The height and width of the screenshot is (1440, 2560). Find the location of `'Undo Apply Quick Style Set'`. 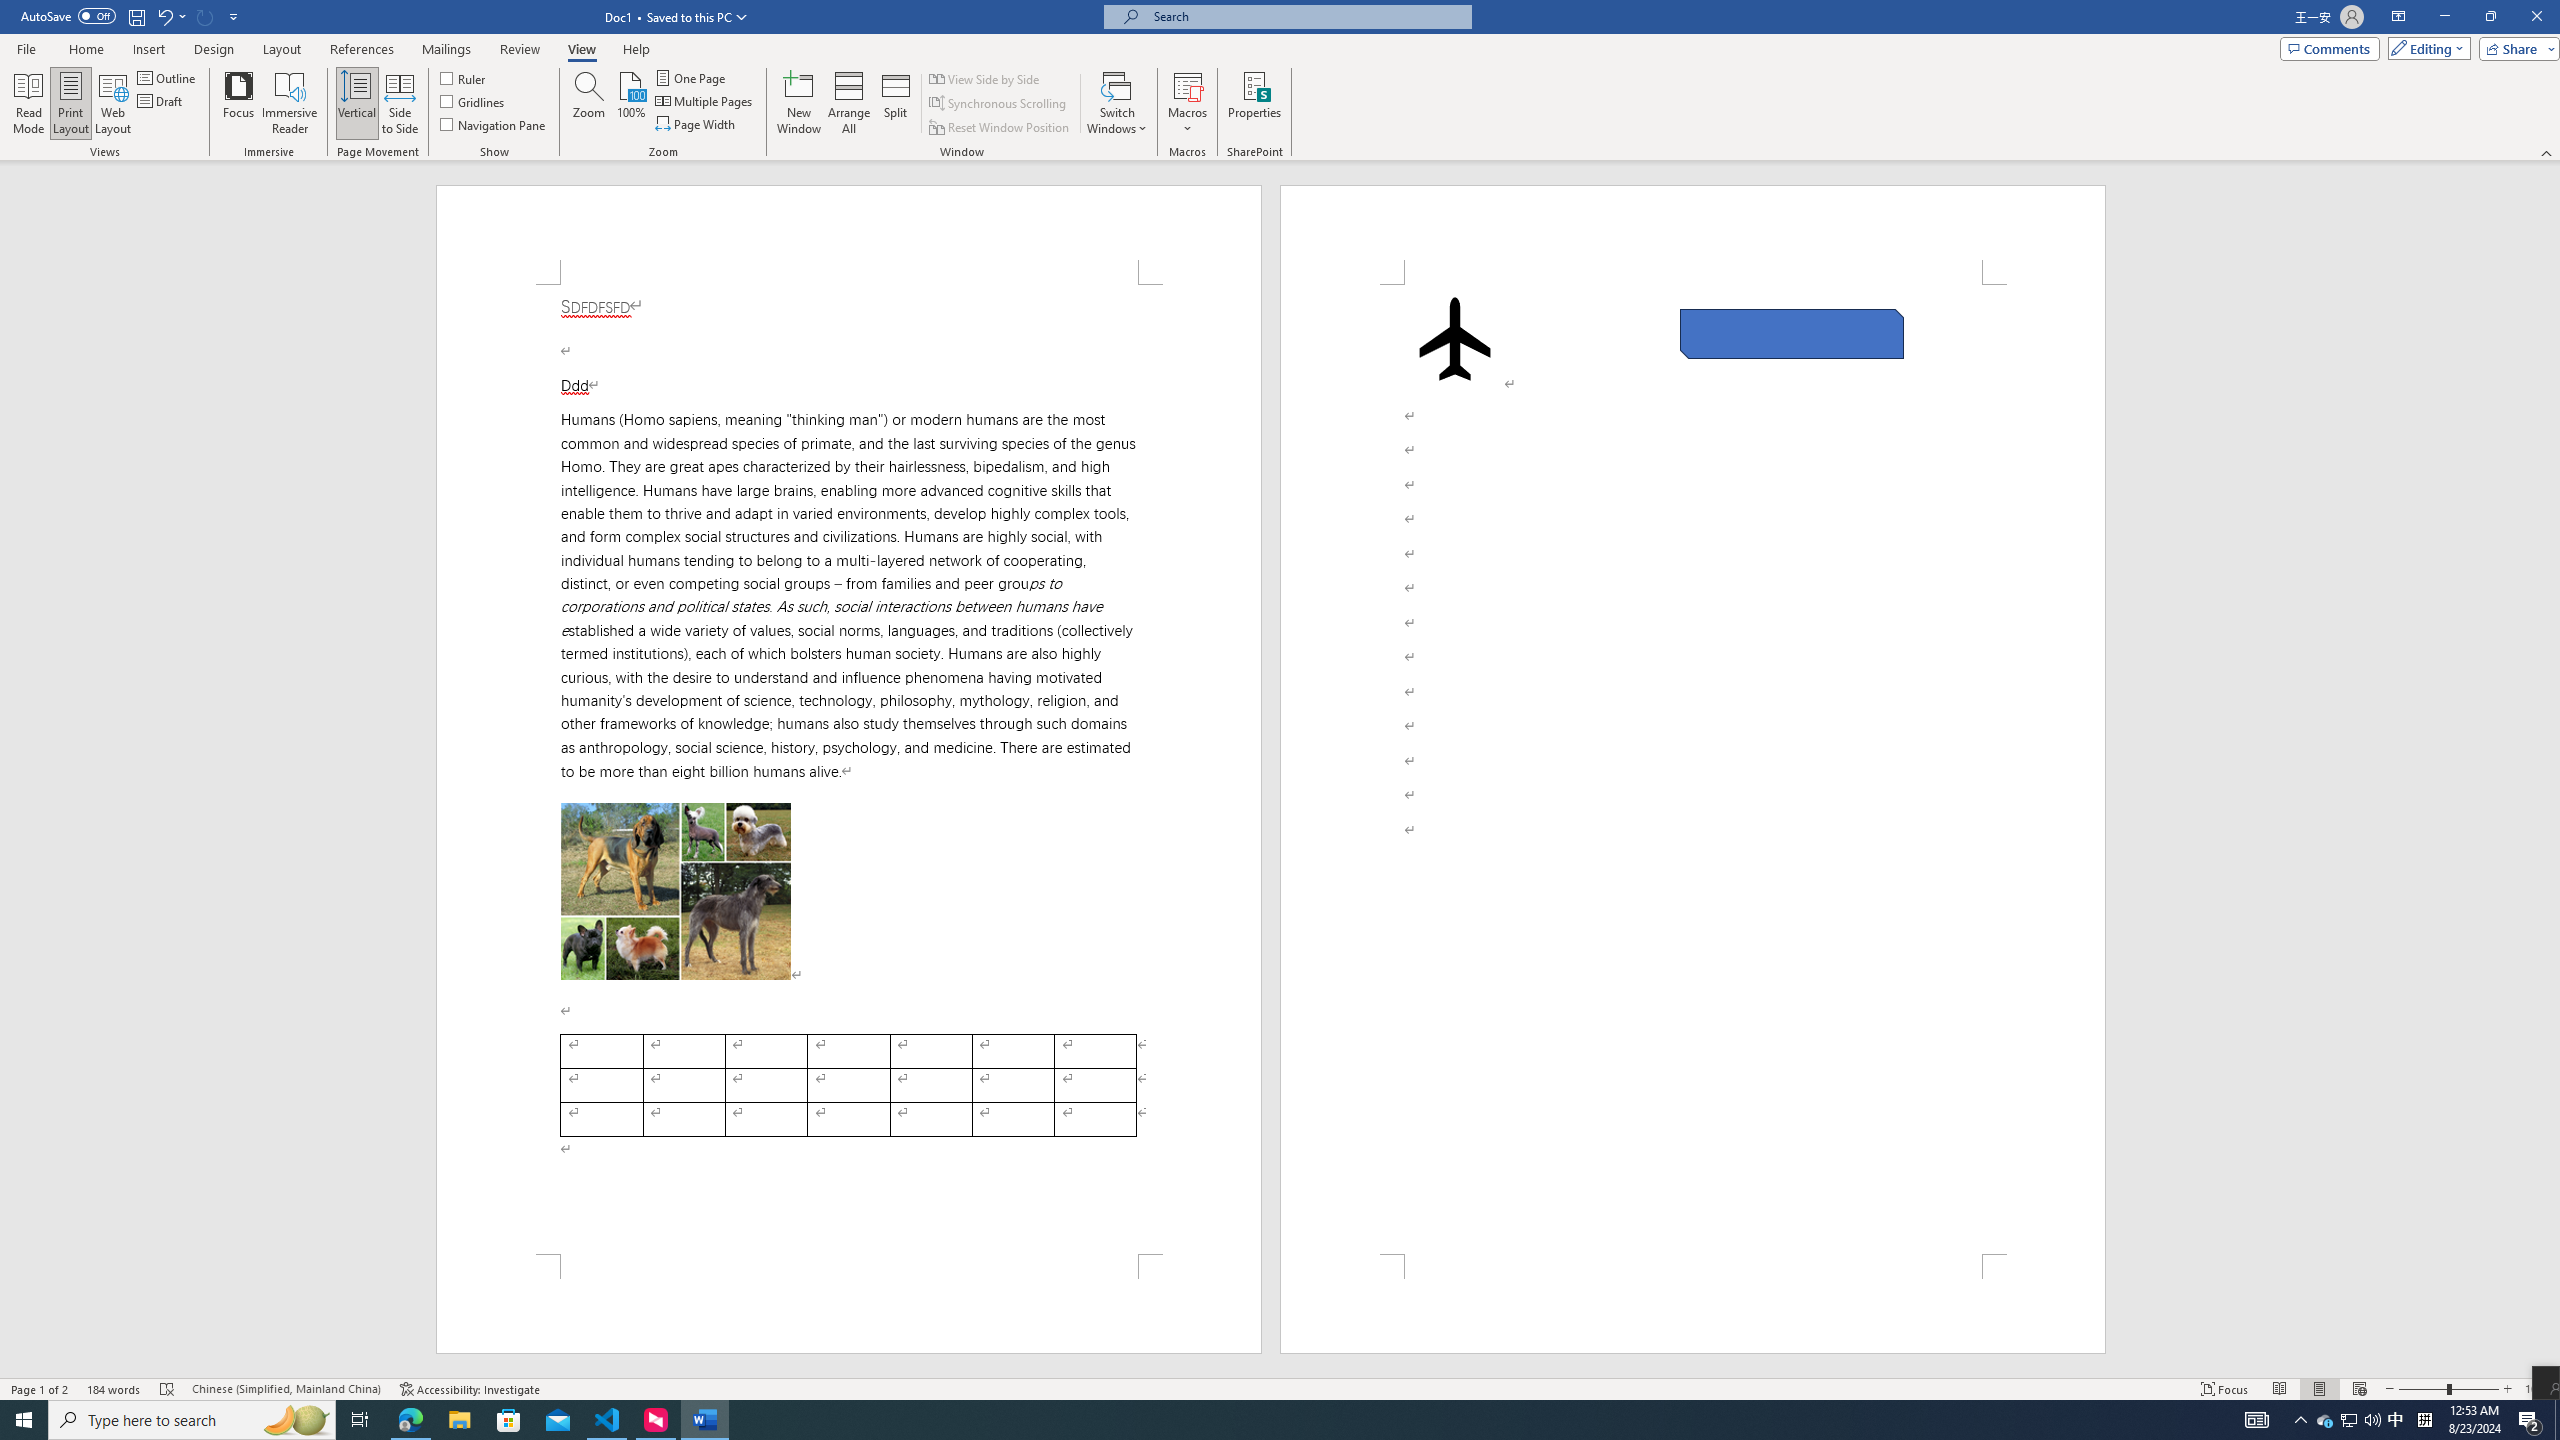

'Undo Apply Quick Style Set' is located at coordinates (163, 15).